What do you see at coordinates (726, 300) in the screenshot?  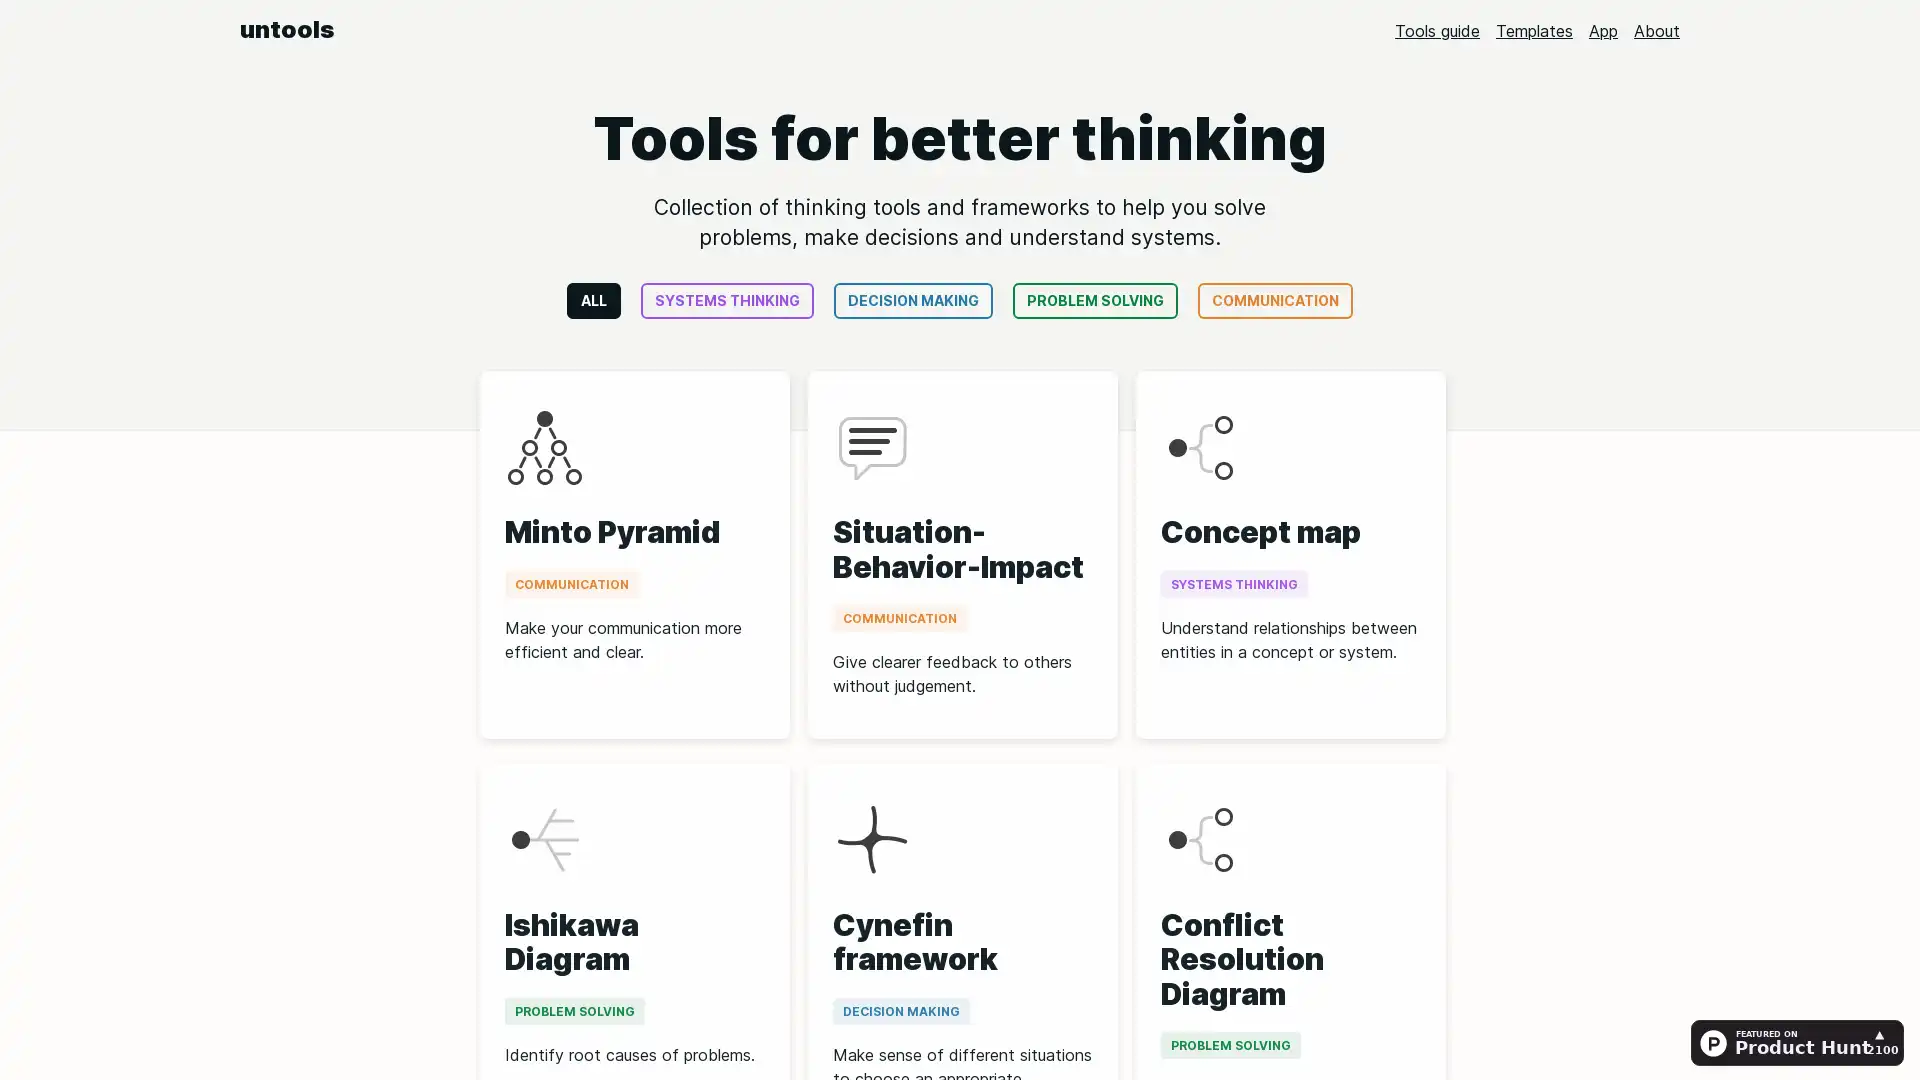 I see `SYSTEMS THINKING` at bounding box center [726, 300].